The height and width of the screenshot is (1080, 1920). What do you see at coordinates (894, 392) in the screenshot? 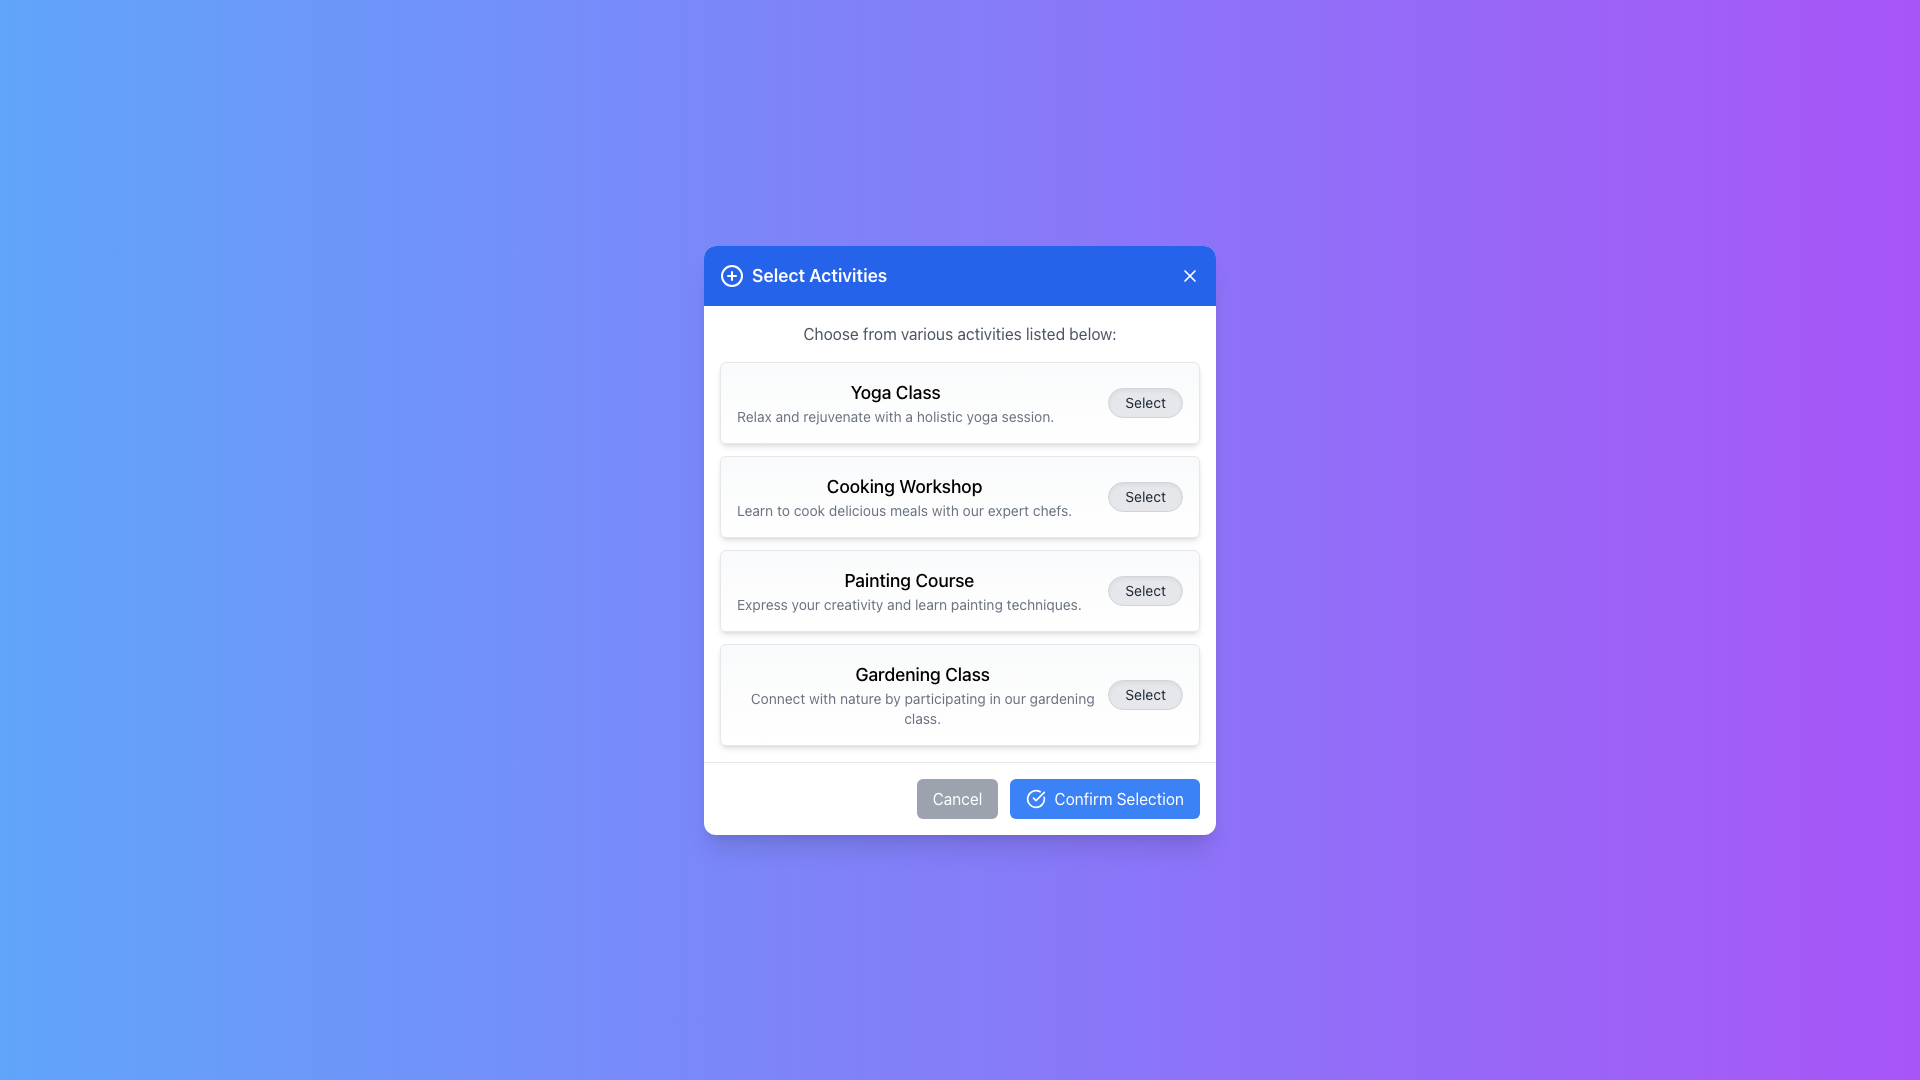
I see `the 'Yoga Class' title text label located at the top section of the dialog box, which is positioned above the description text for the yoga session` at bounding box center [894, 392].